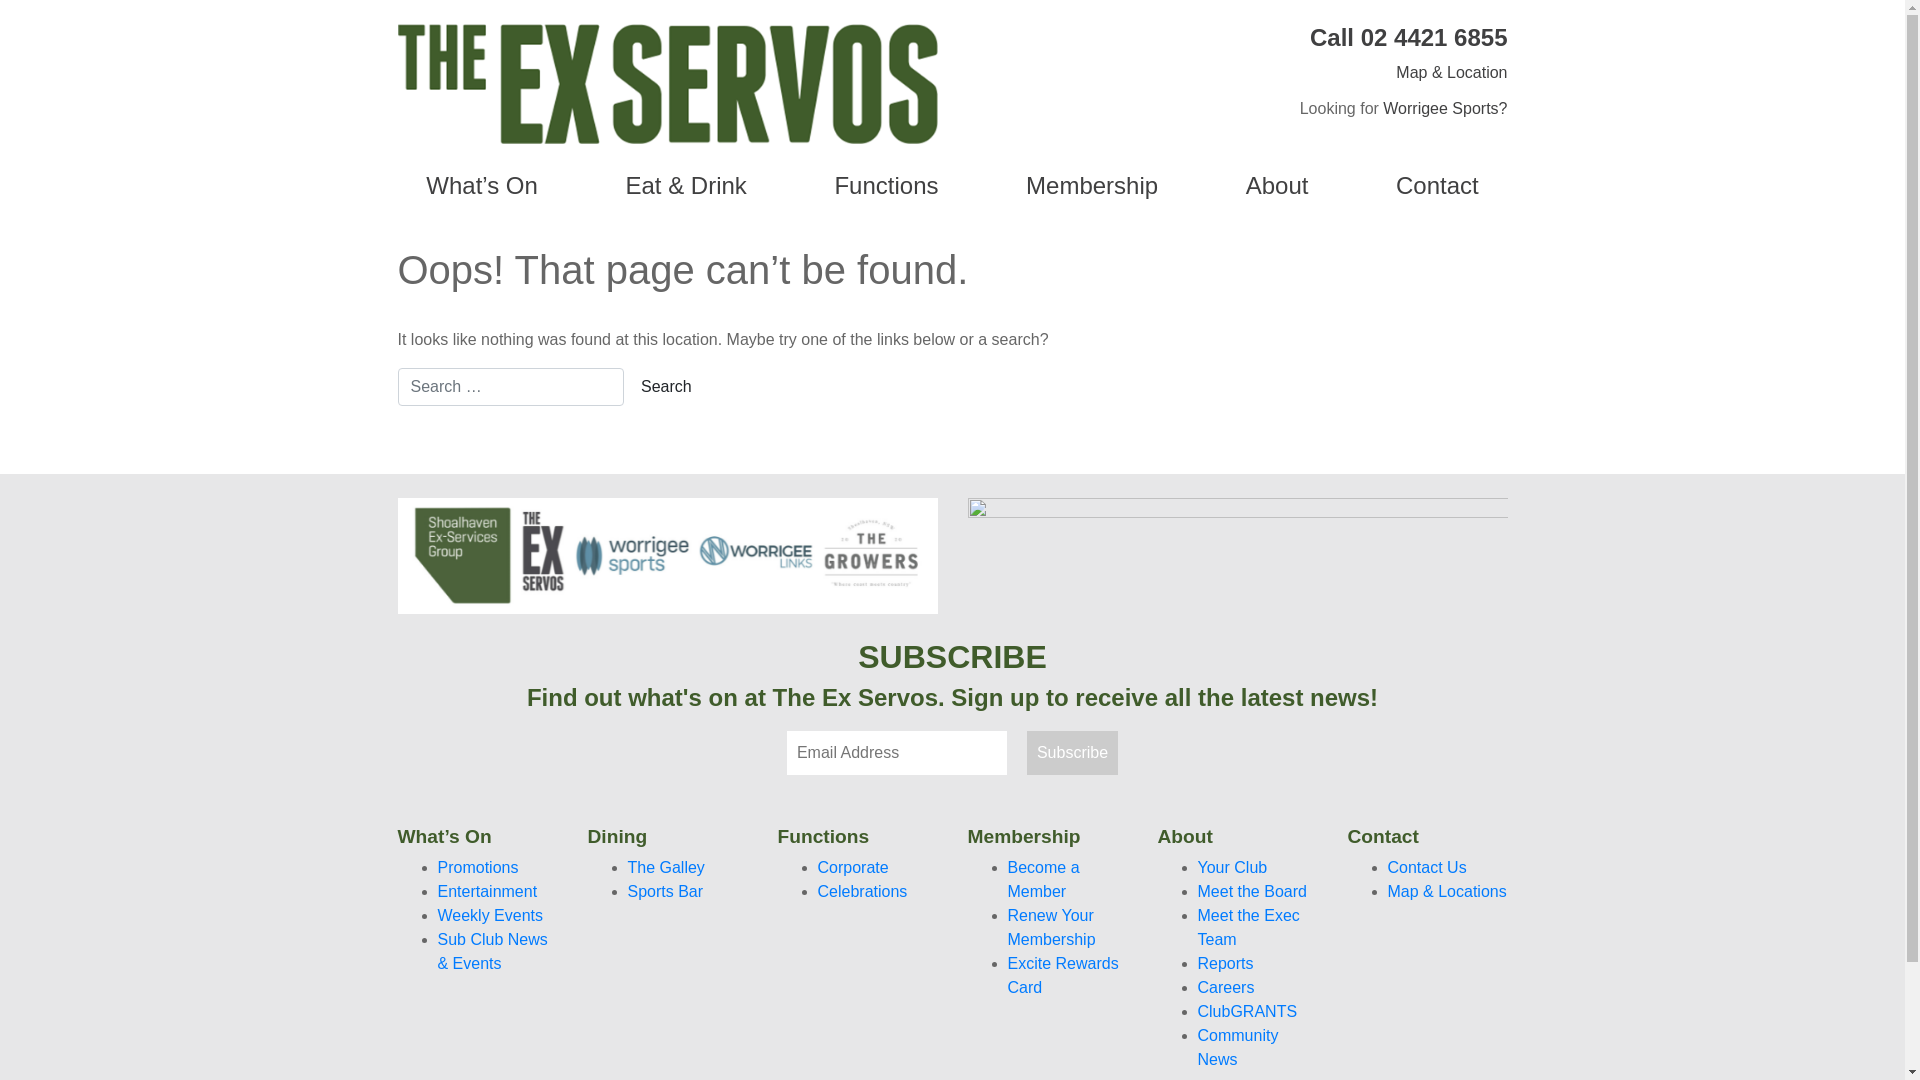 The width and height of the screenshot is (1920, 1080). What do you see at coordinates (488, 890) in the screenshot?
I see `'Entertainment'` at bounding box center [488, 890].